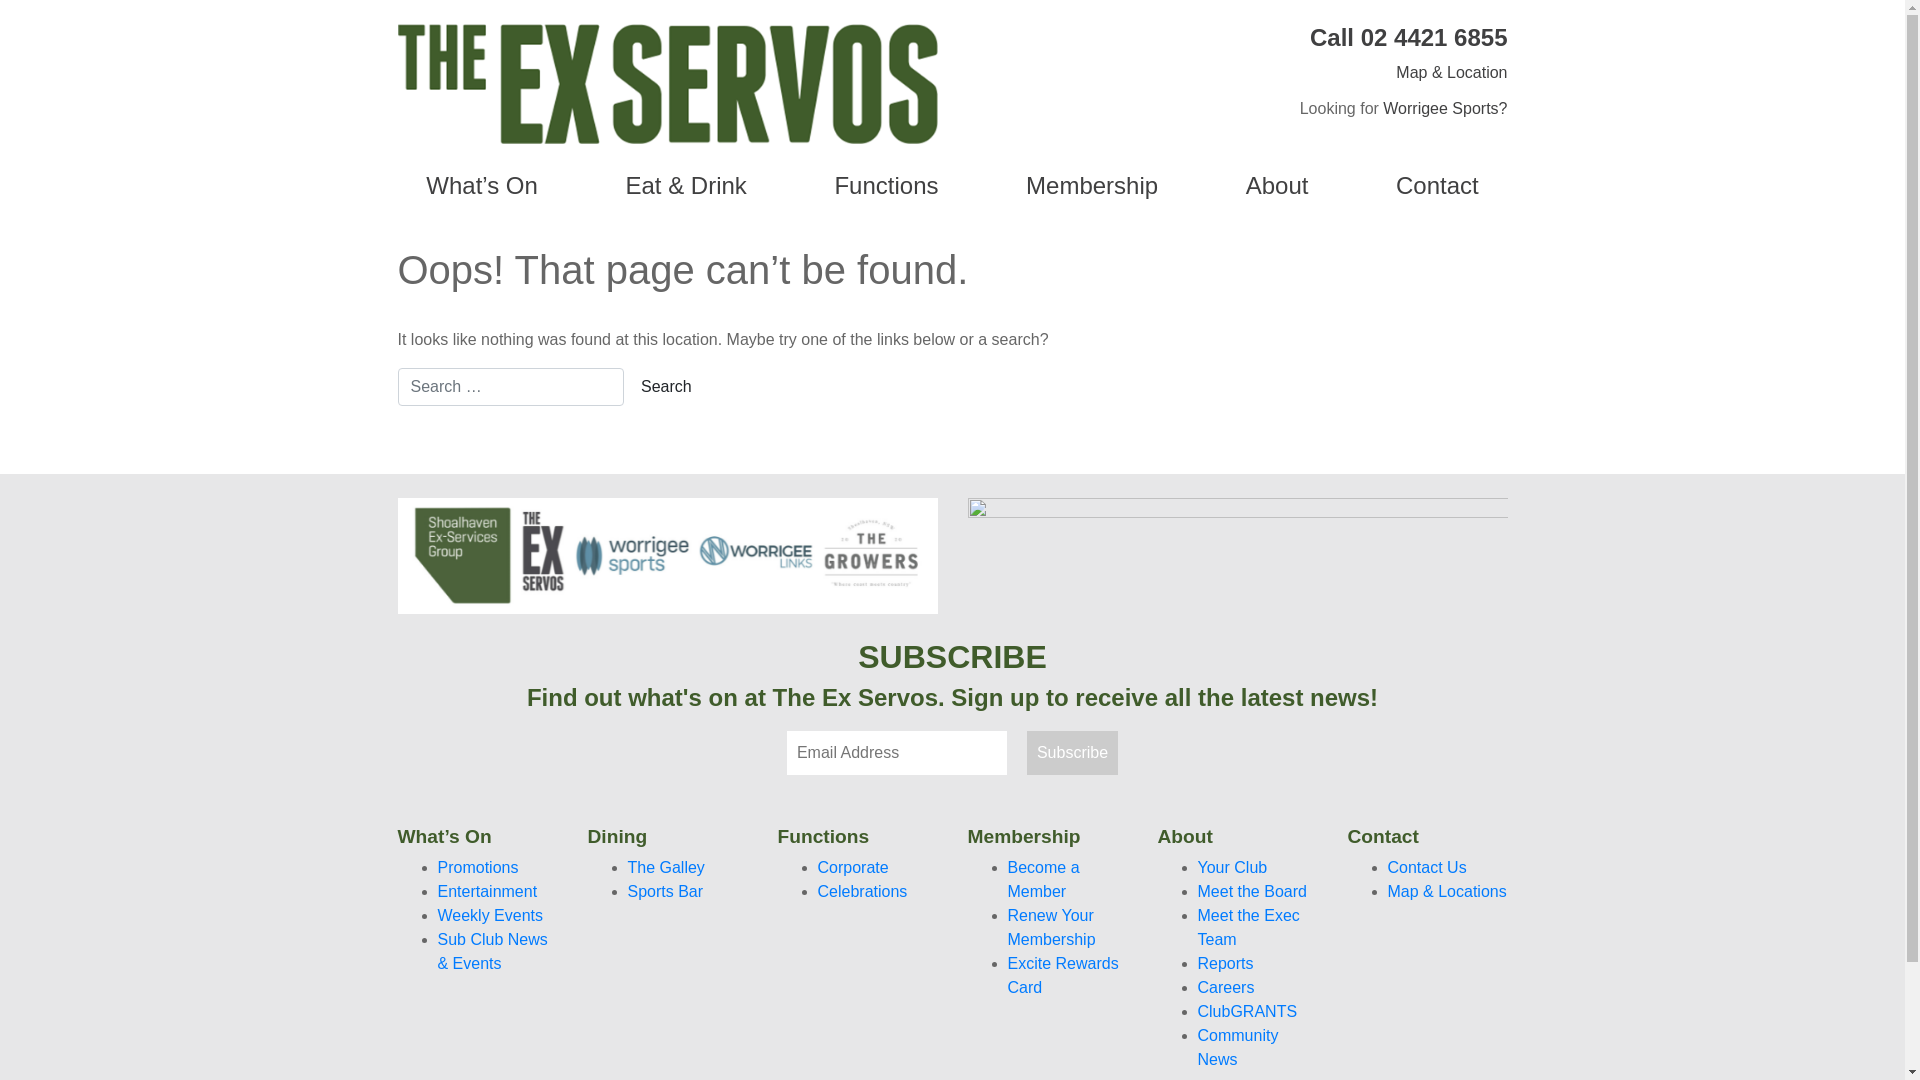 The width and height of the screenshot is (1920, 1080). What do you see at coordinates (488, 890) in the screenshot?
I see `'Entertainment'` at bounding box center [488, 890].